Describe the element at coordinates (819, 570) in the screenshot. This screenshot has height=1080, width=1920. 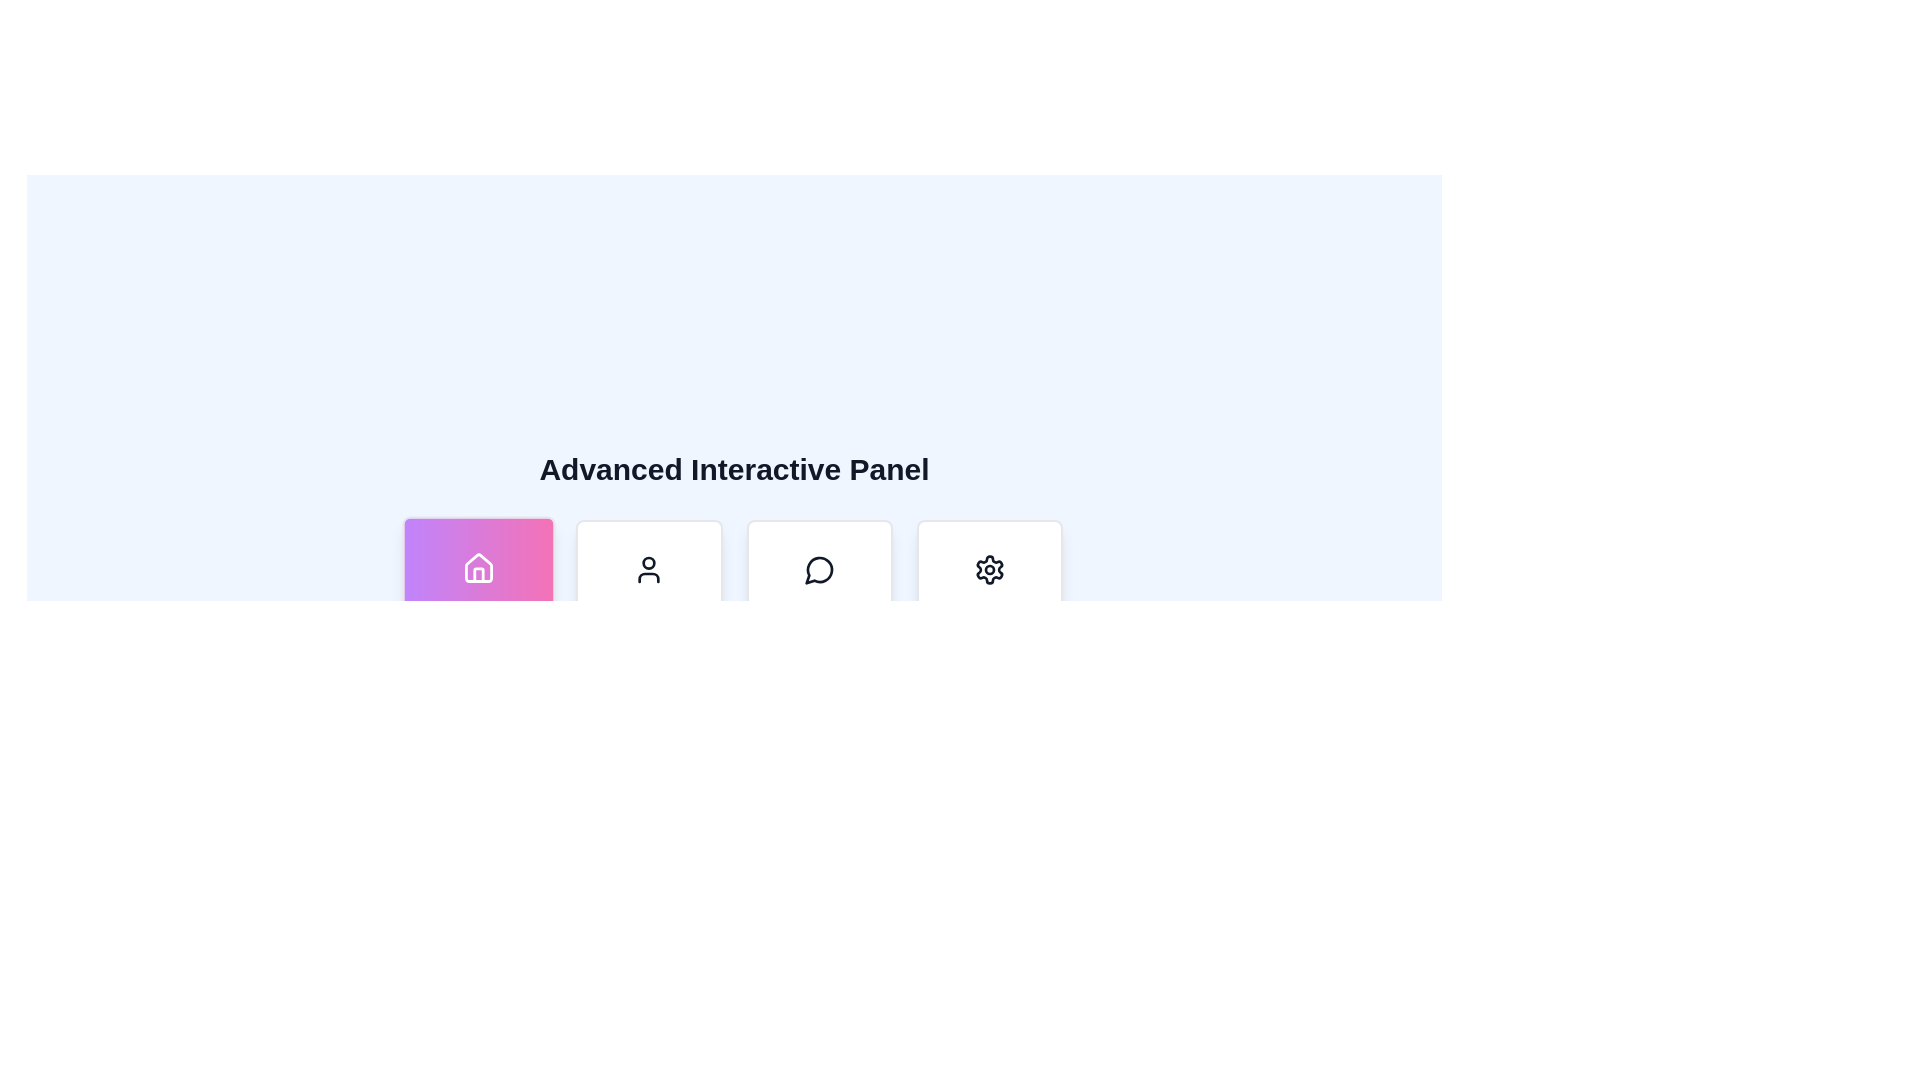
I see `the circular speech bubble icon with a tail, located within the 'Messages' button` at that location.